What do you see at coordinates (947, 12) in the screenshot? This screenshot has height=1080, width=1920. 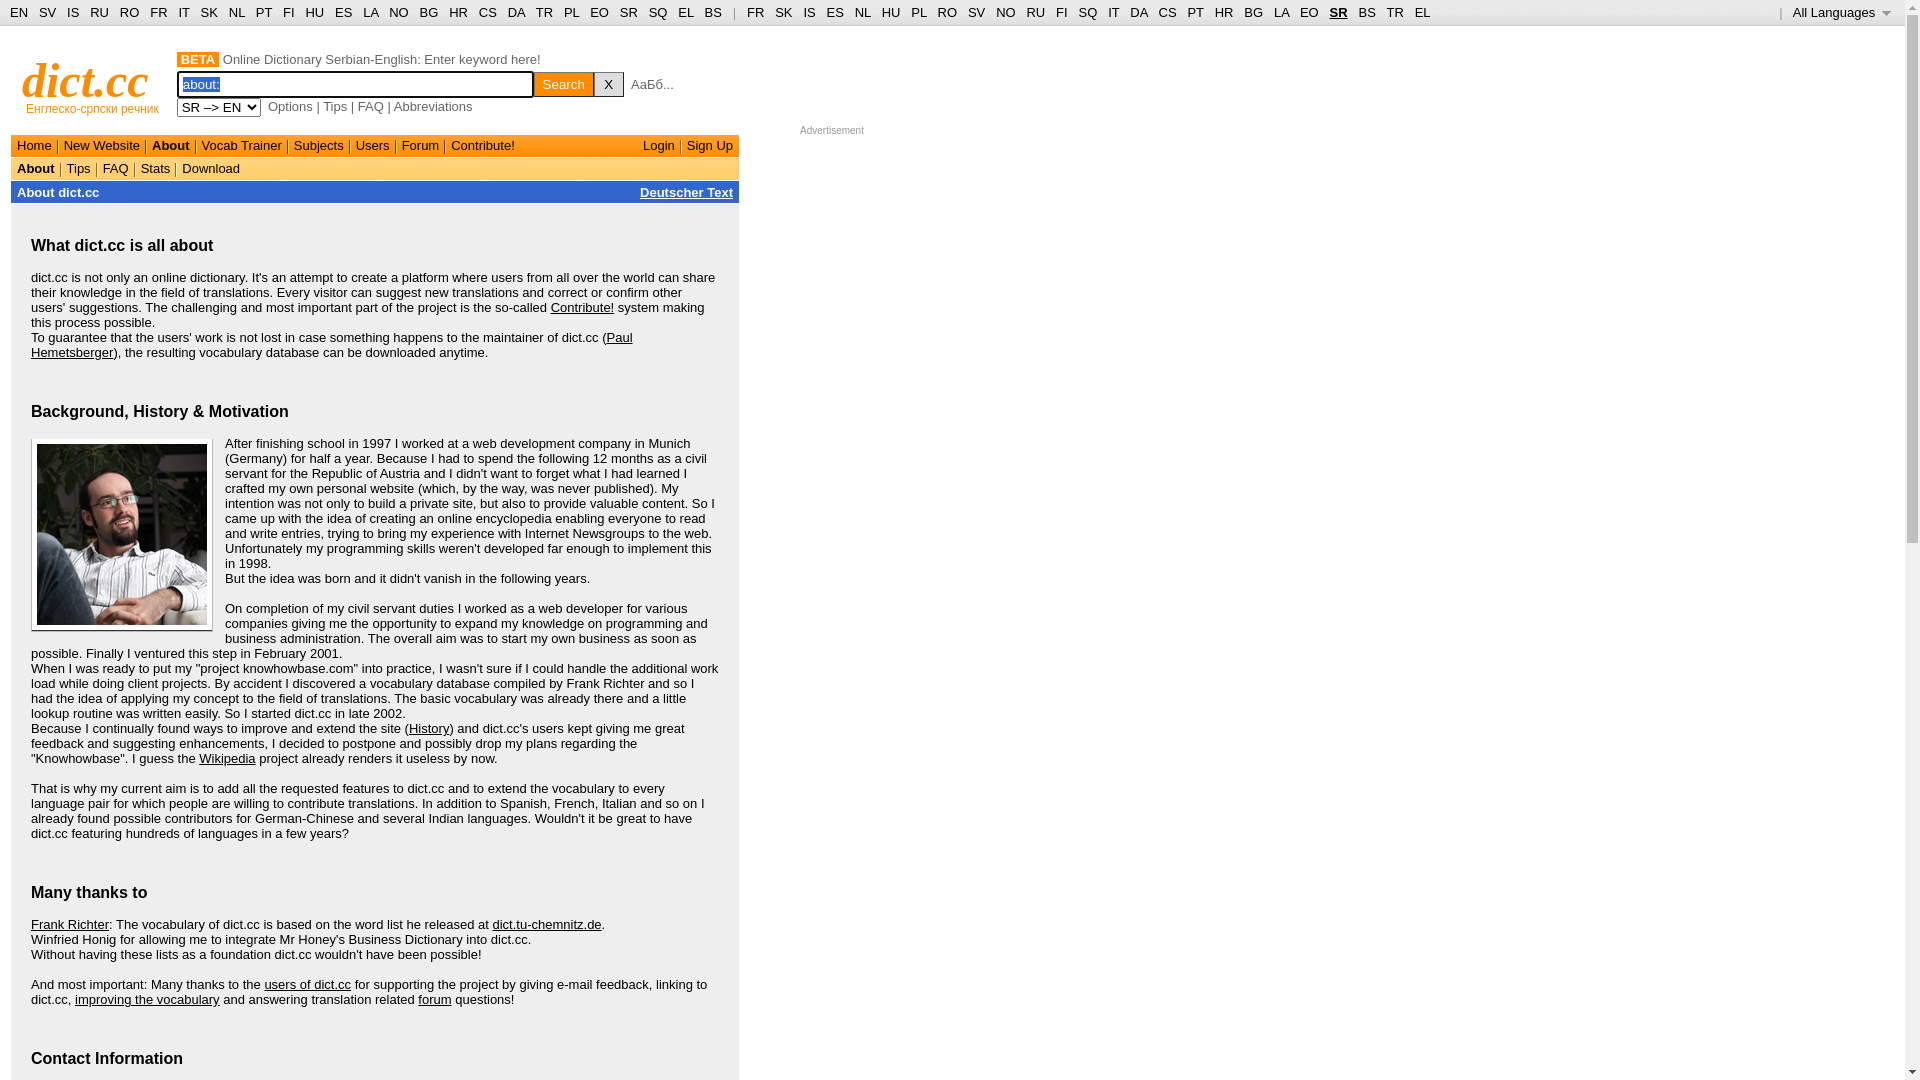 I see `'RO'` at bounding box center [947, 12].